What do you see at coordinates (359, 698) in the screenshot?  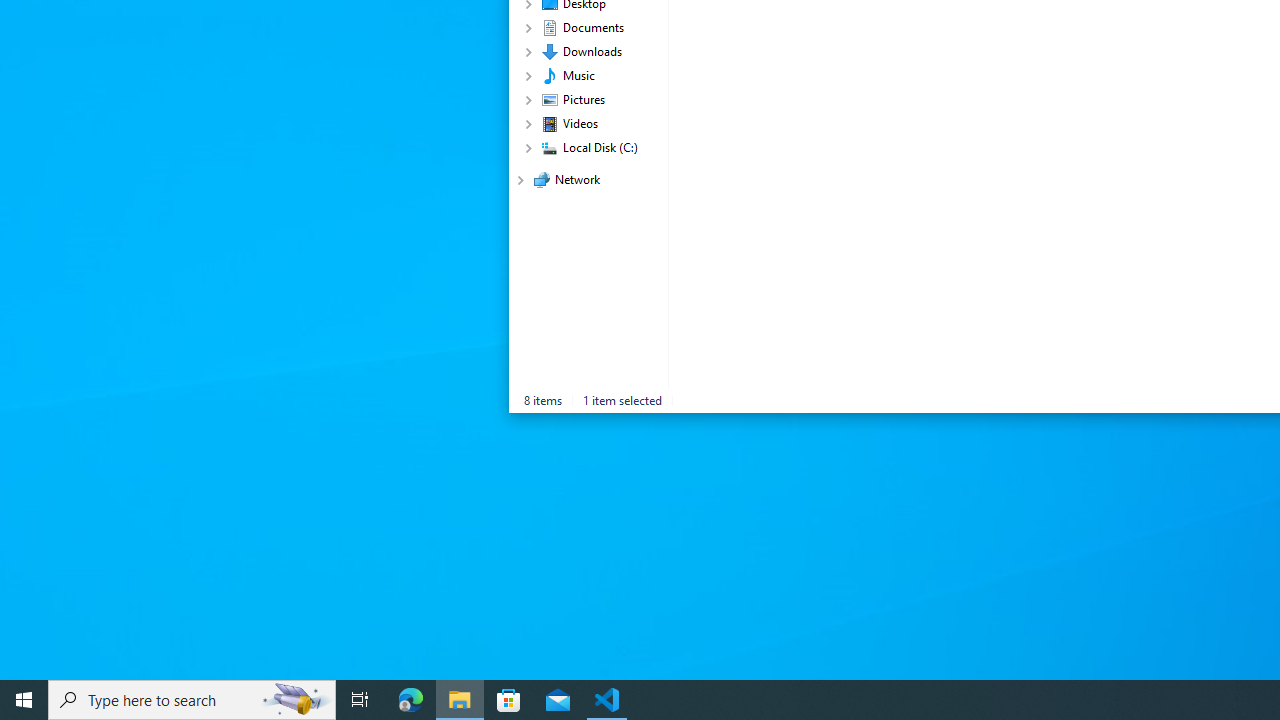 I see `'Task View'` at bounding box center [359, 698].